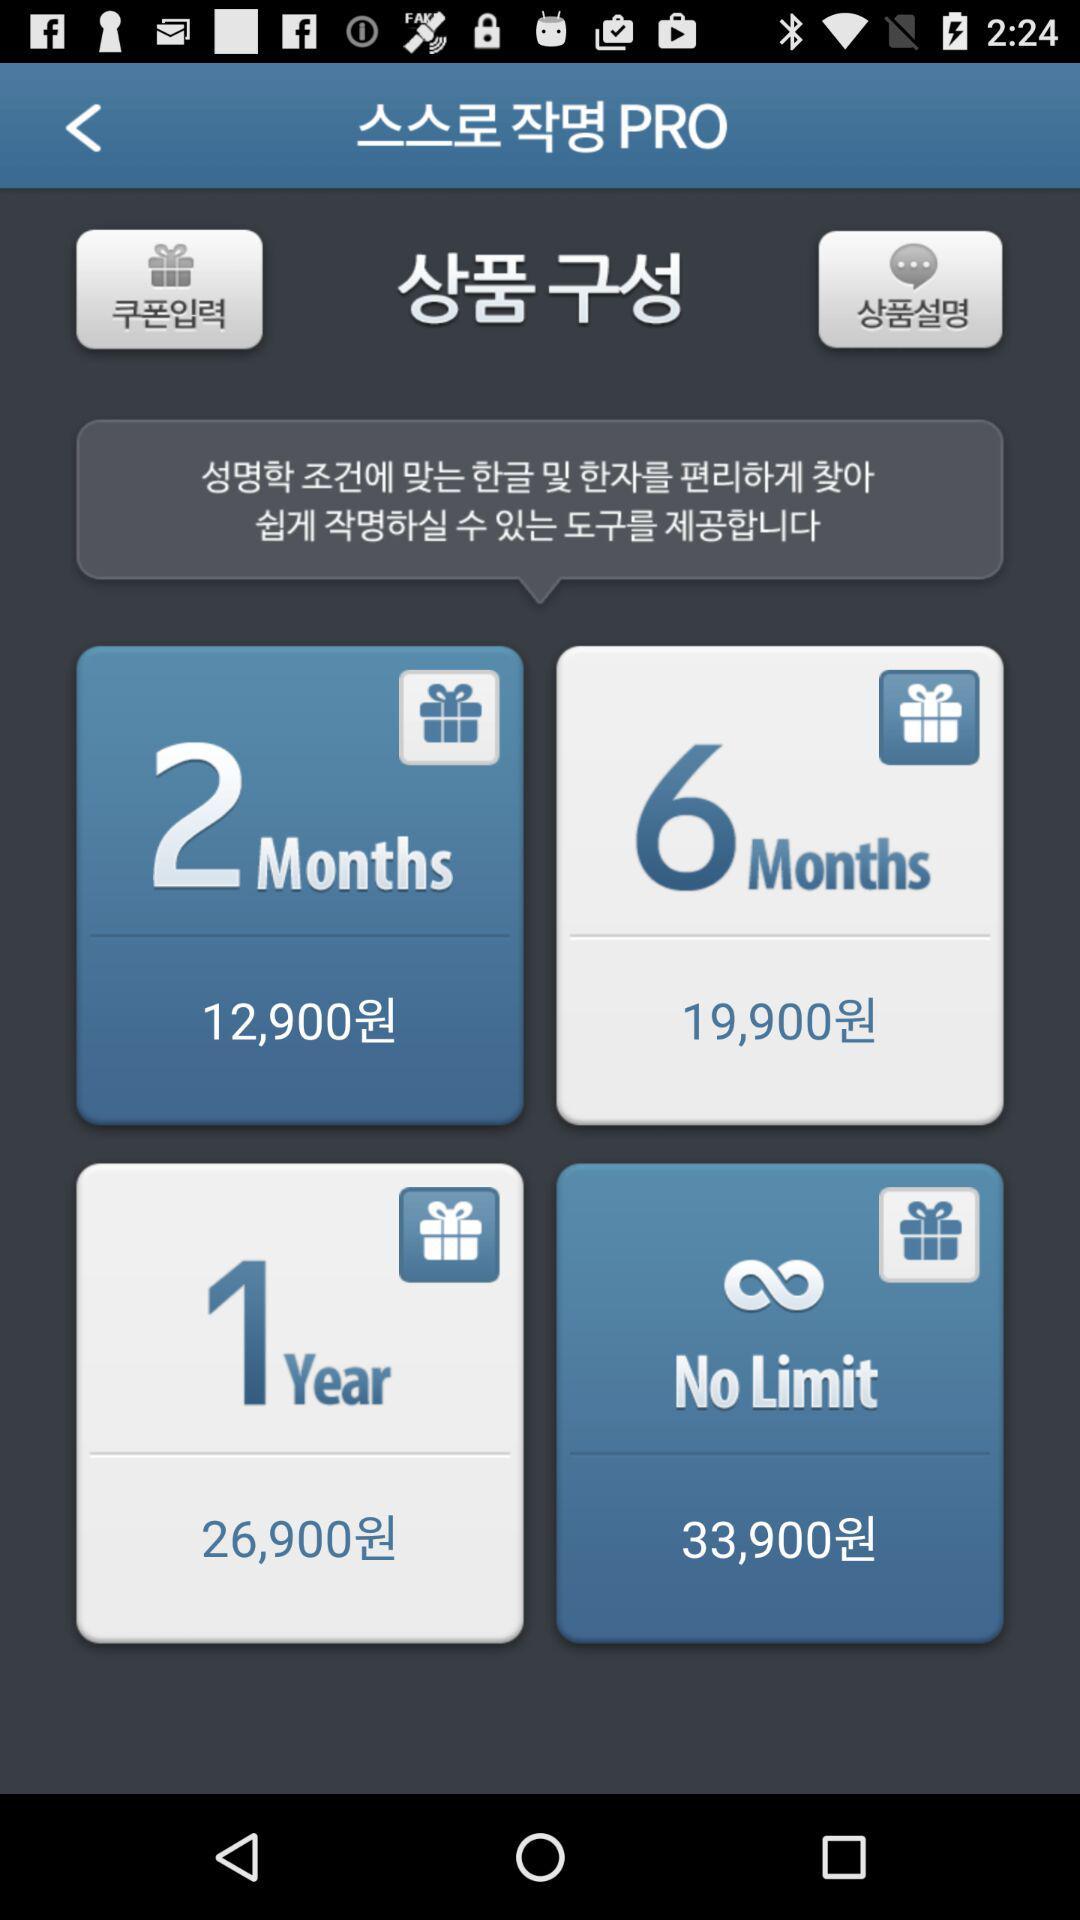 The width and height of the screenshot is (1080, 1920). Describe the element at coordinates (108, 132) in the screenshot. I see `previous` at that location.